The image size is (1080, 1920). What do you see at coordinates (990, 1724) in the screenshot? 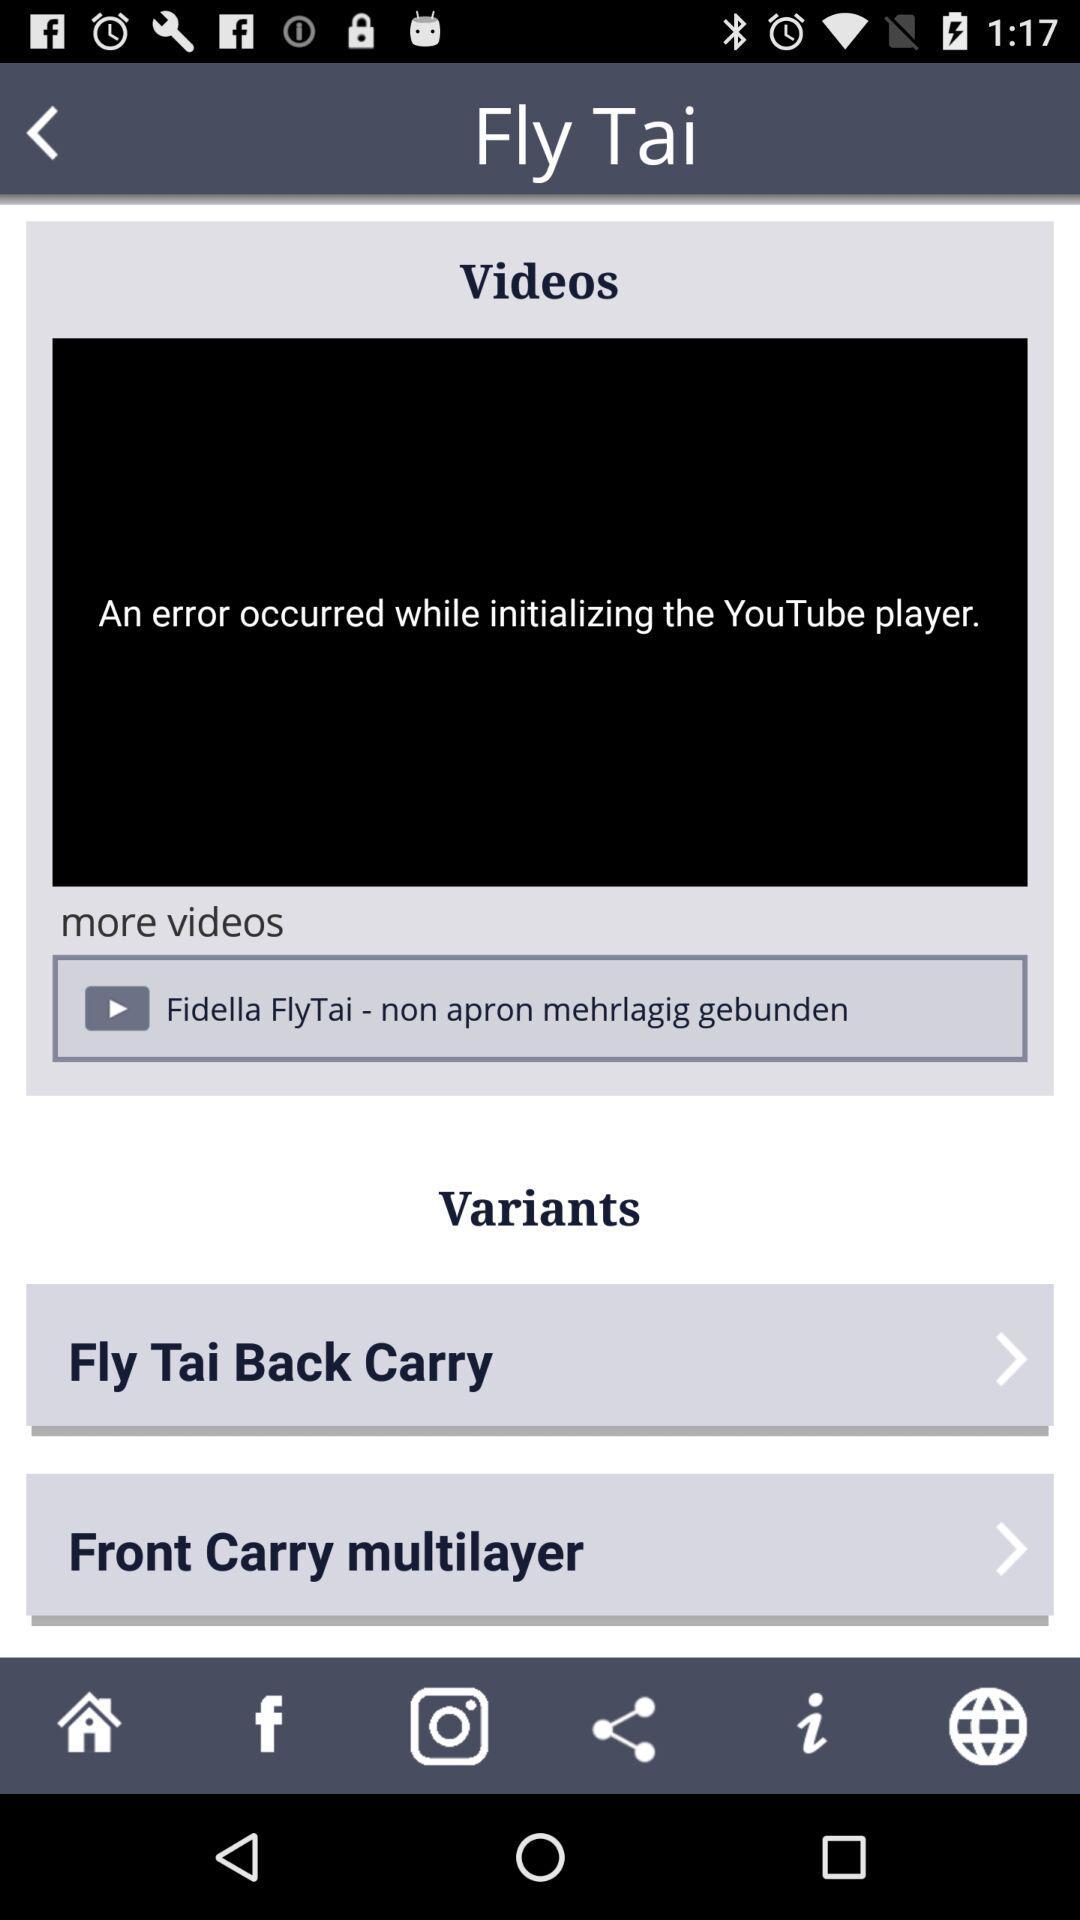
I see `open web browser` at bounding box center [990, 1724].